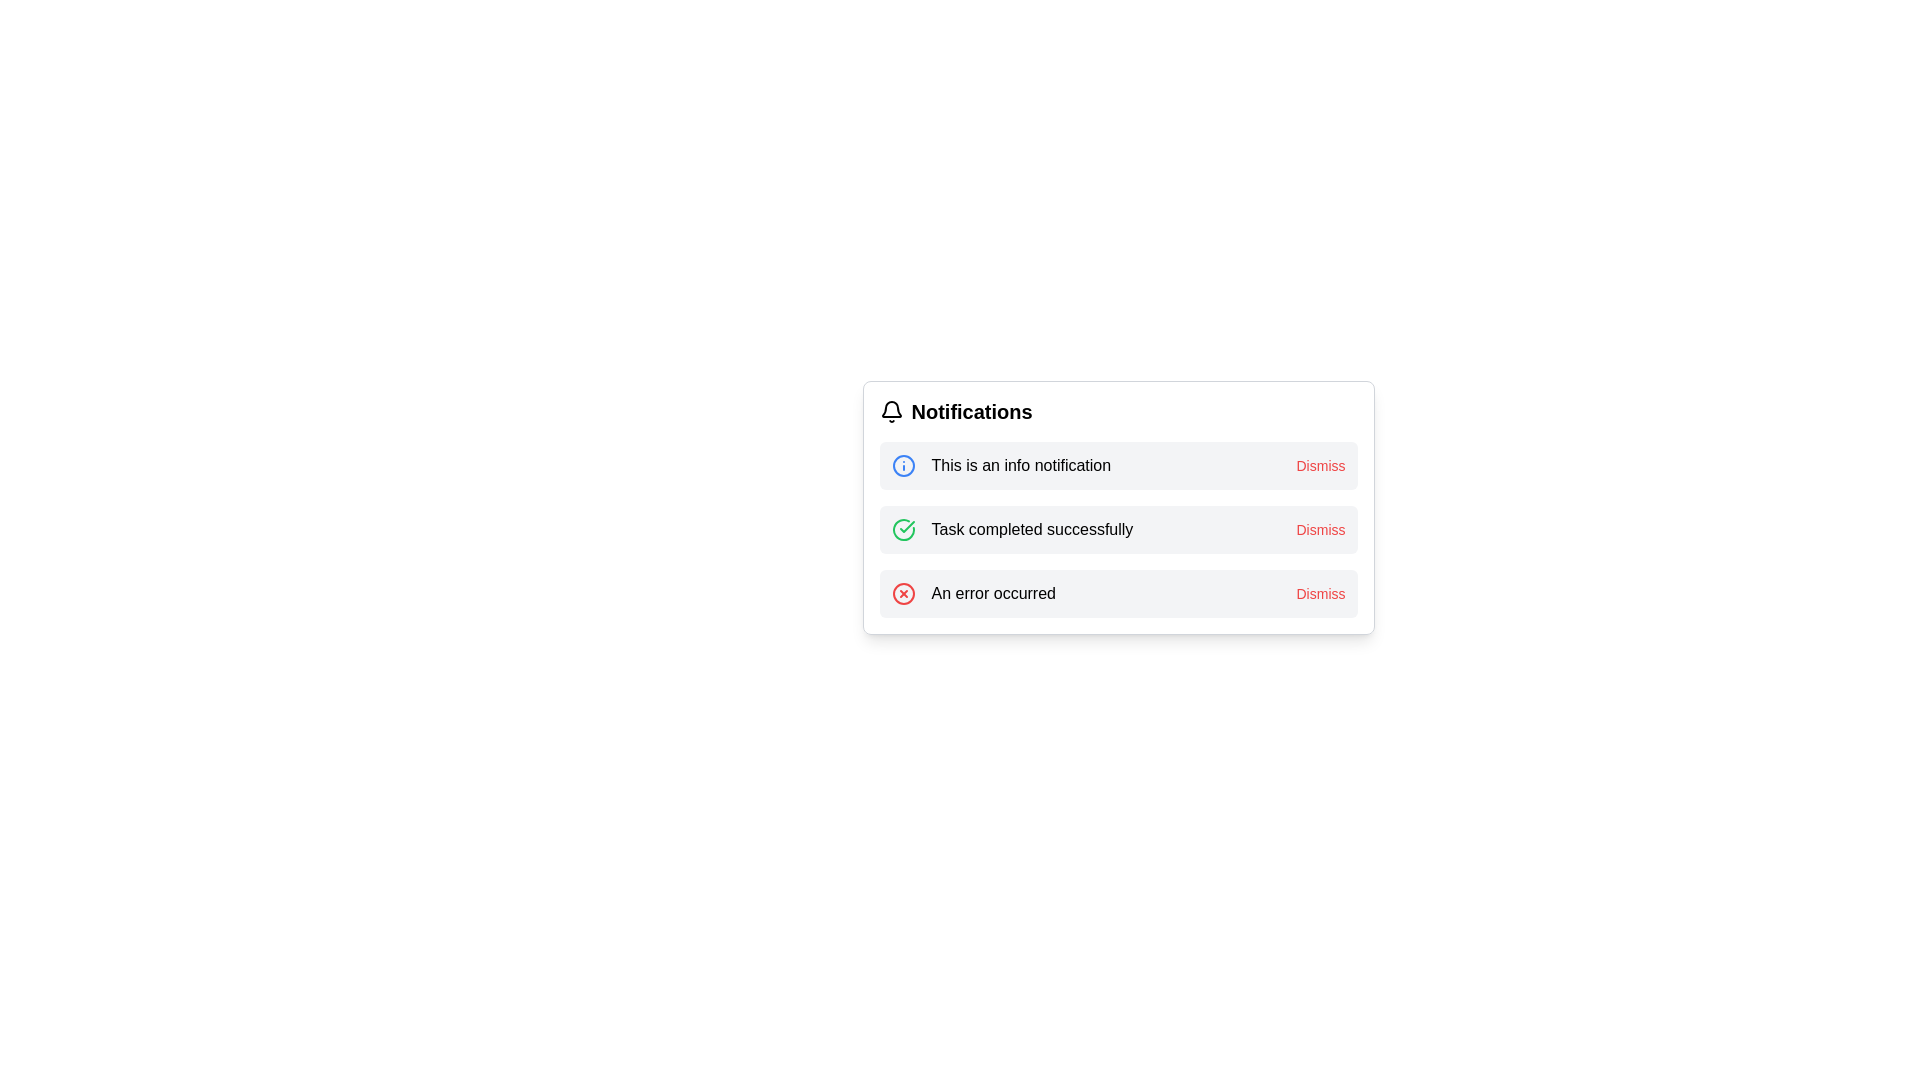  Describe the element at coordinates (902, 466) in the screenshot. I see `the informational icon located in the notification panel under the text 'This is an info notification'` at that location.